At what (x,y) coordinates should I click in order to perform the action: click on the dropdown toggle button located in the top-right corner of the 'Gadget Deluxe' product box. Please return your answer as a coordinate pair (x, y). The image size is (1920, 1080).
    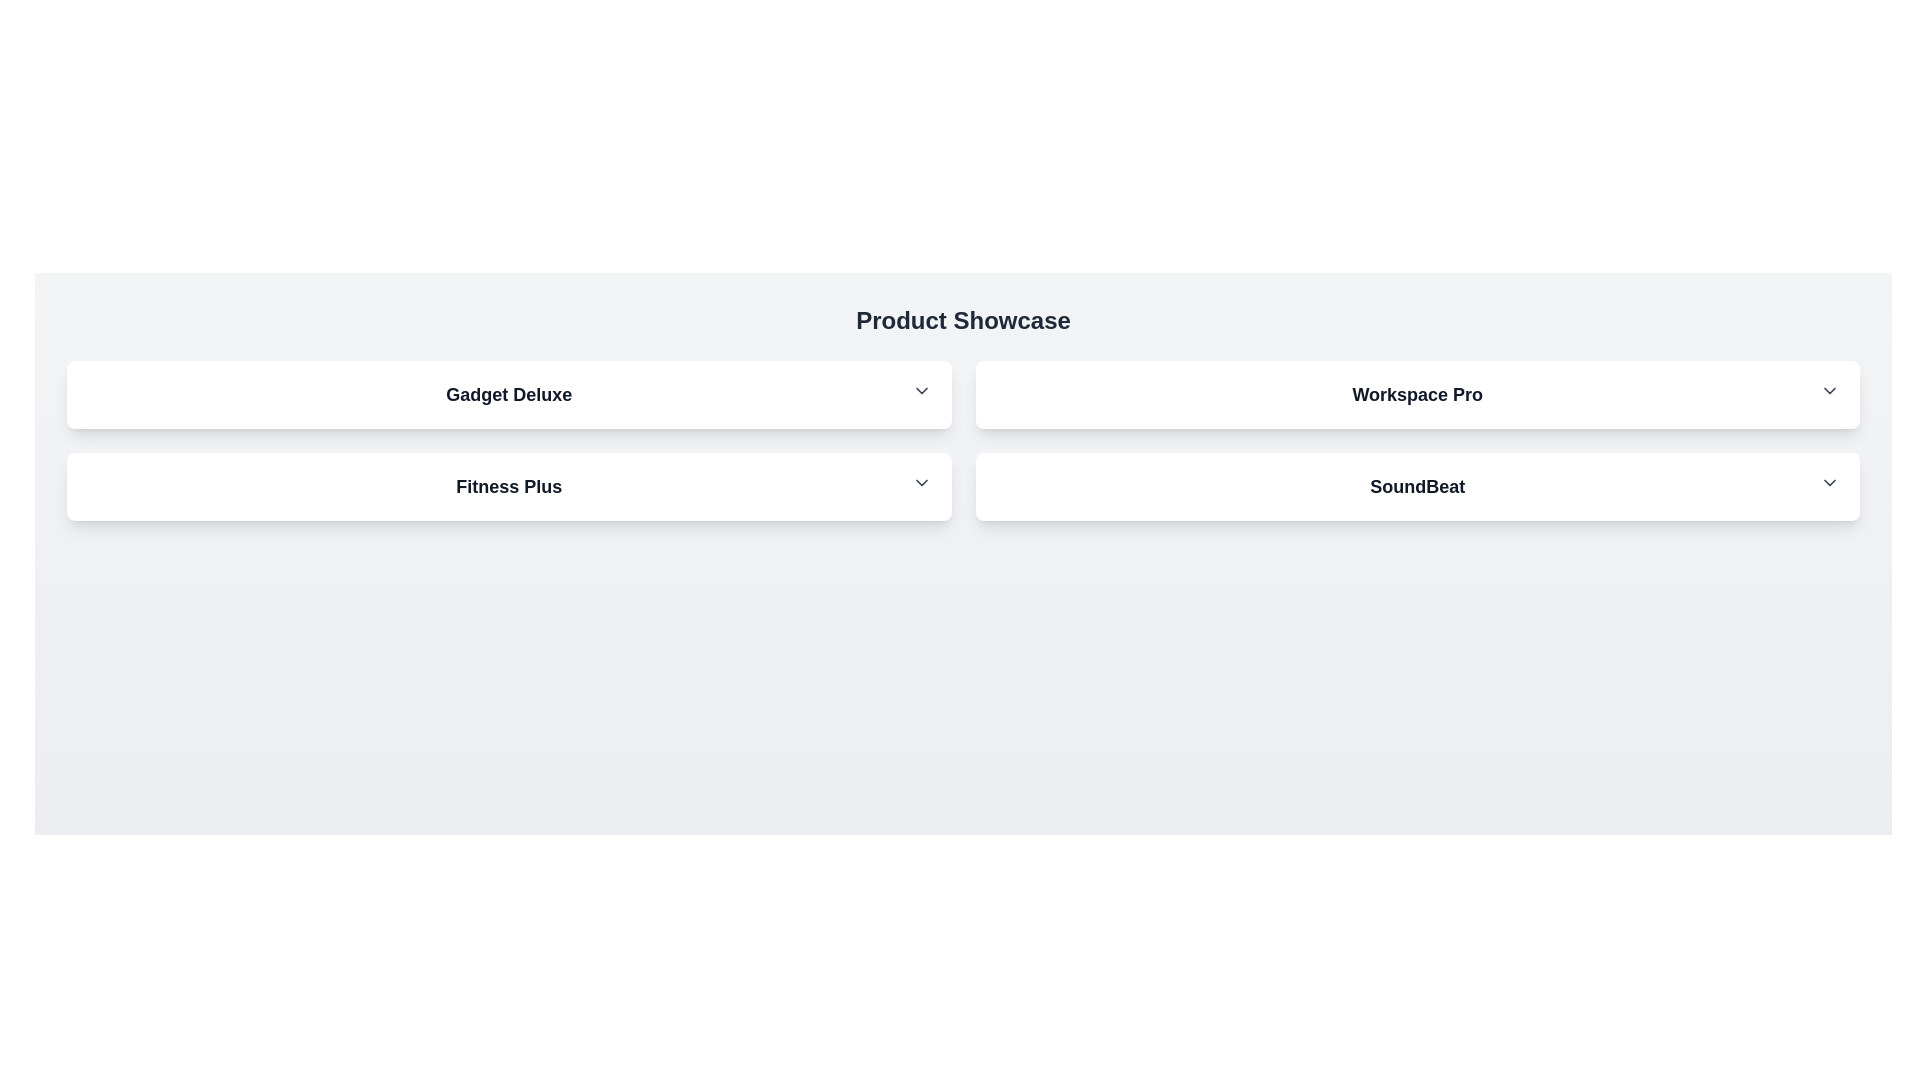
    Looking at the image, I should click on (920, 390).